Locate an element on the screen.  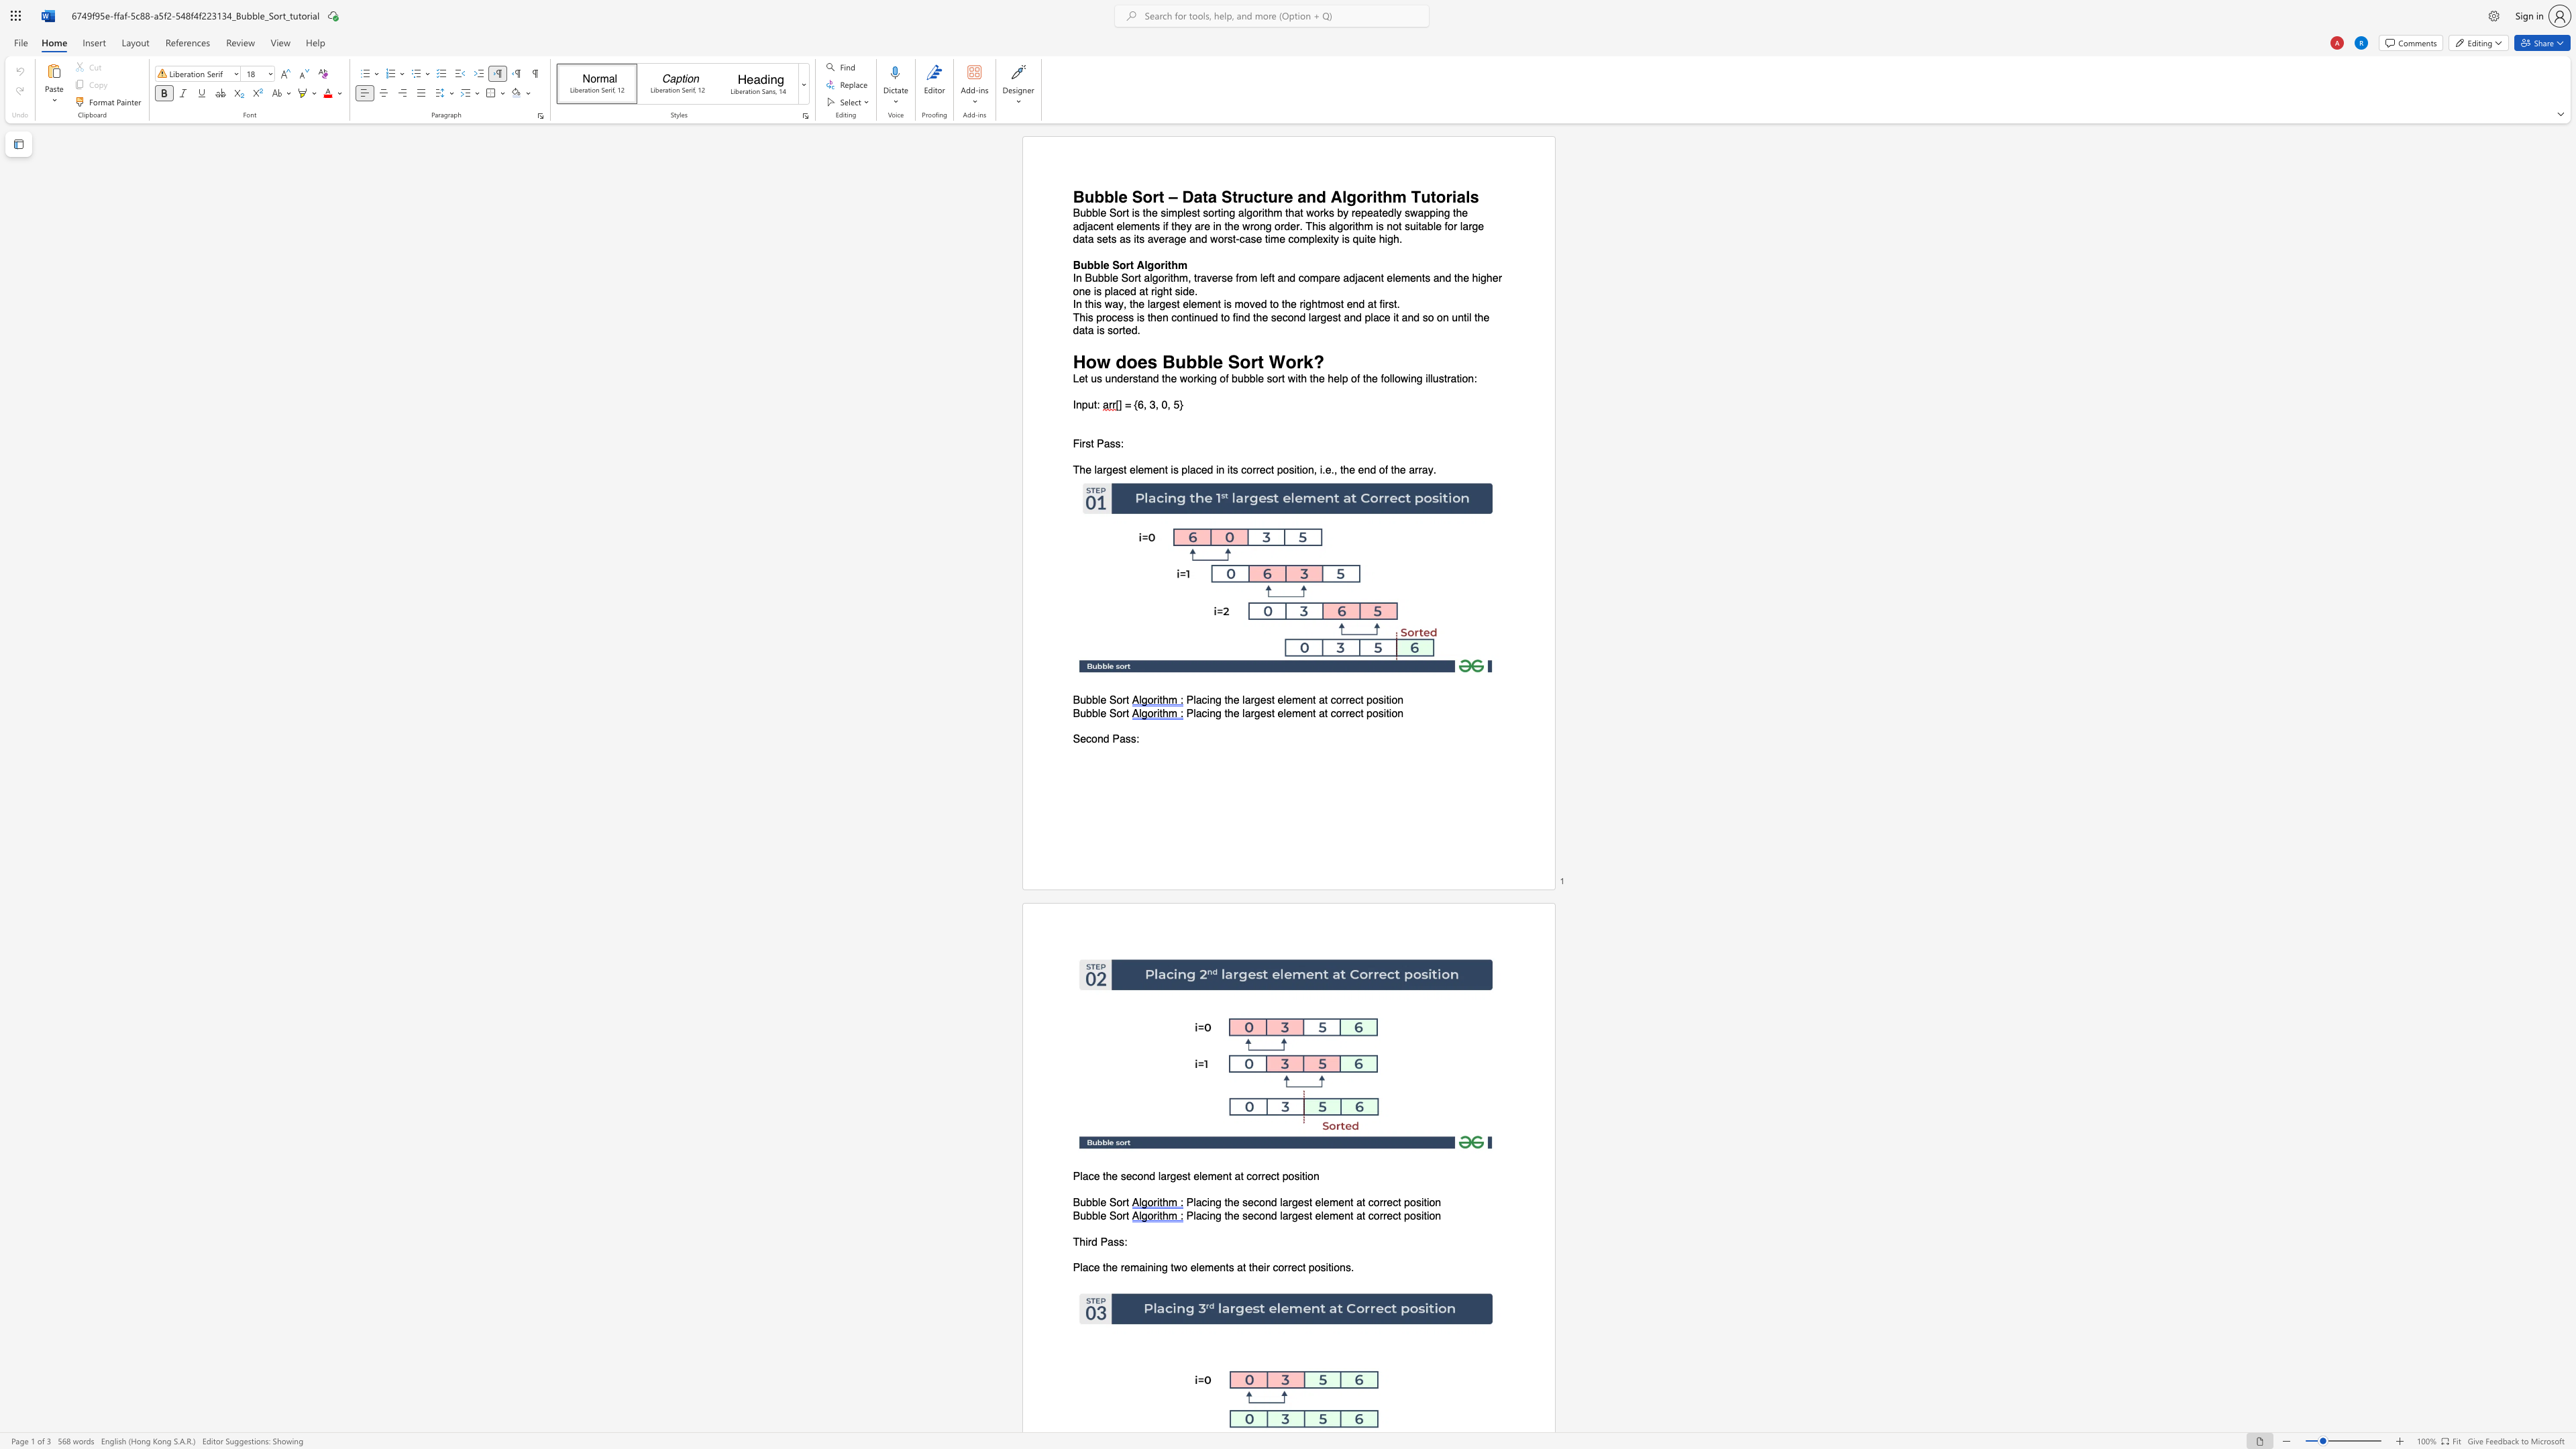
the subset text "Sort" within the text "Bubble Sort" is located at coordinates (1108, 1203).